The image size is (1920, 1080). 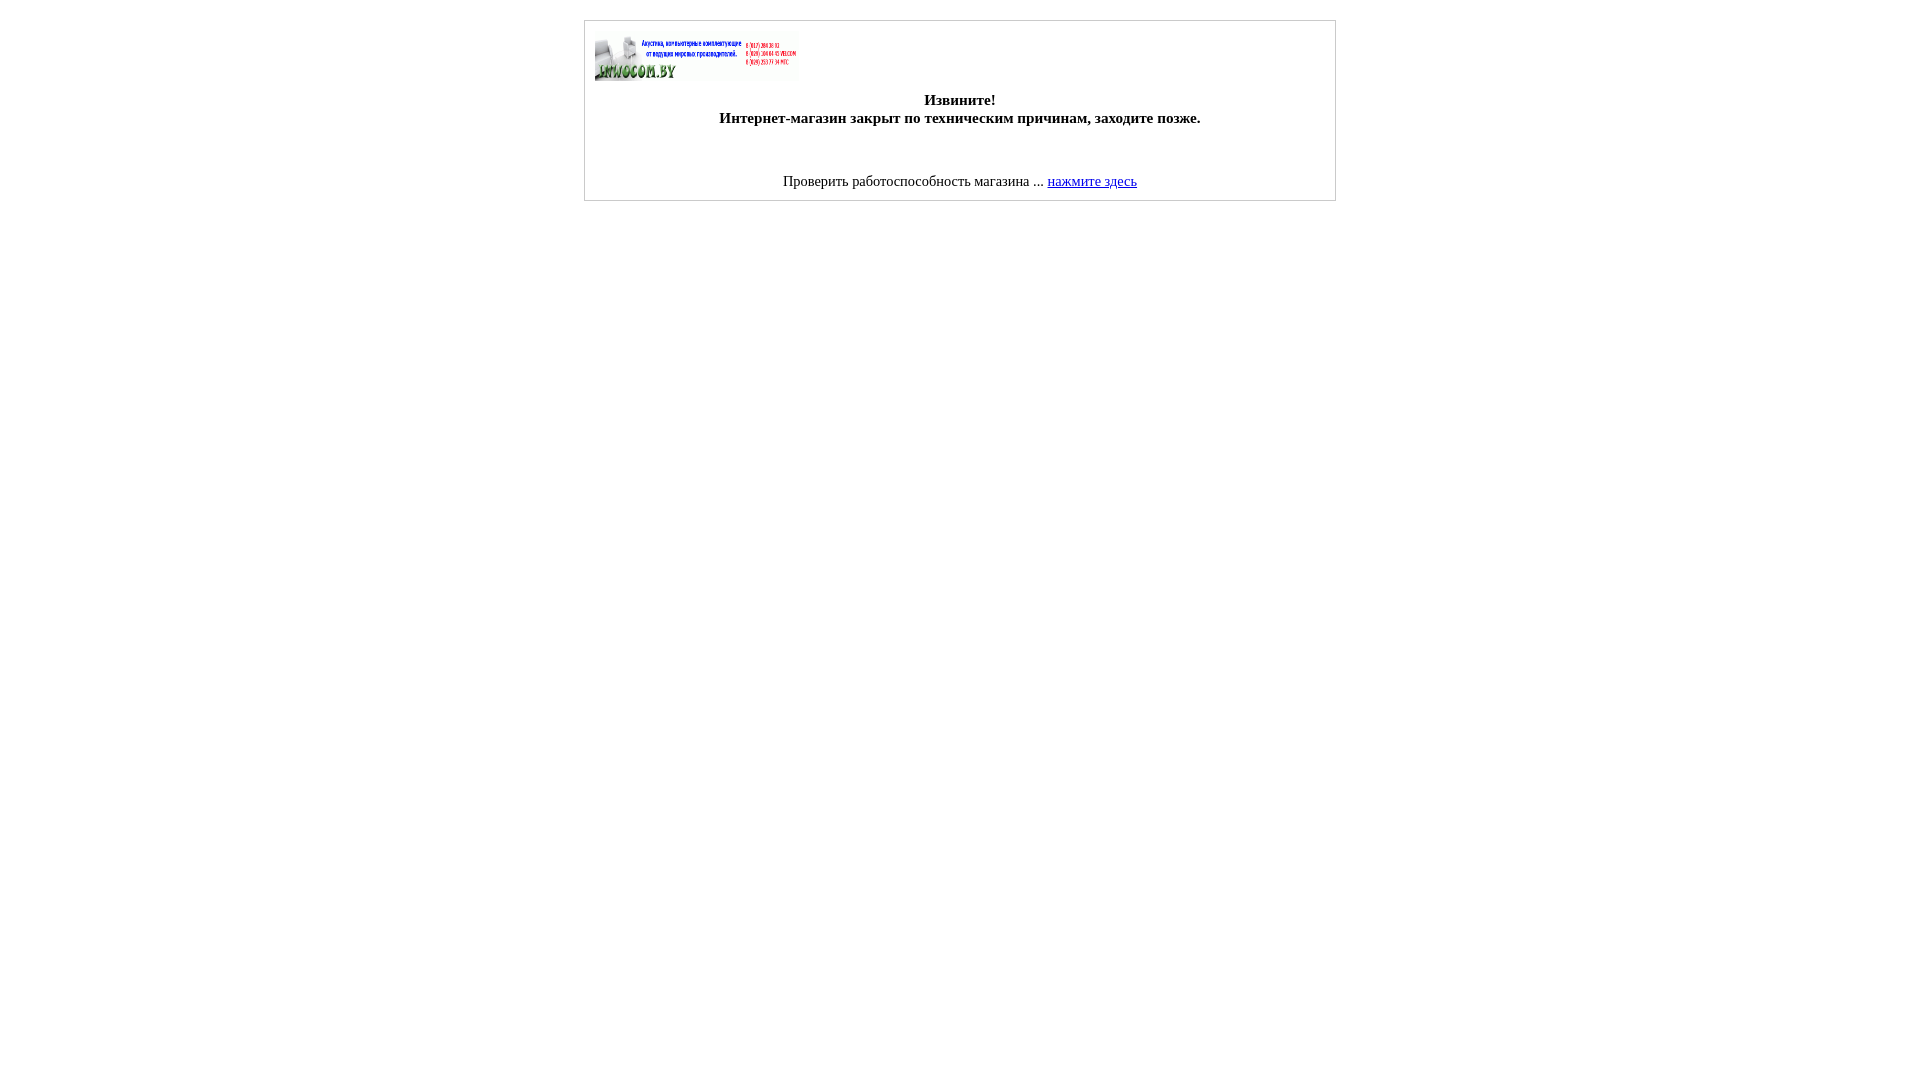 What do you see at coordinates (139, 225) in the screenshot?
I see `'Industrial Safety Bumper'` at bounding box center [139, 225].